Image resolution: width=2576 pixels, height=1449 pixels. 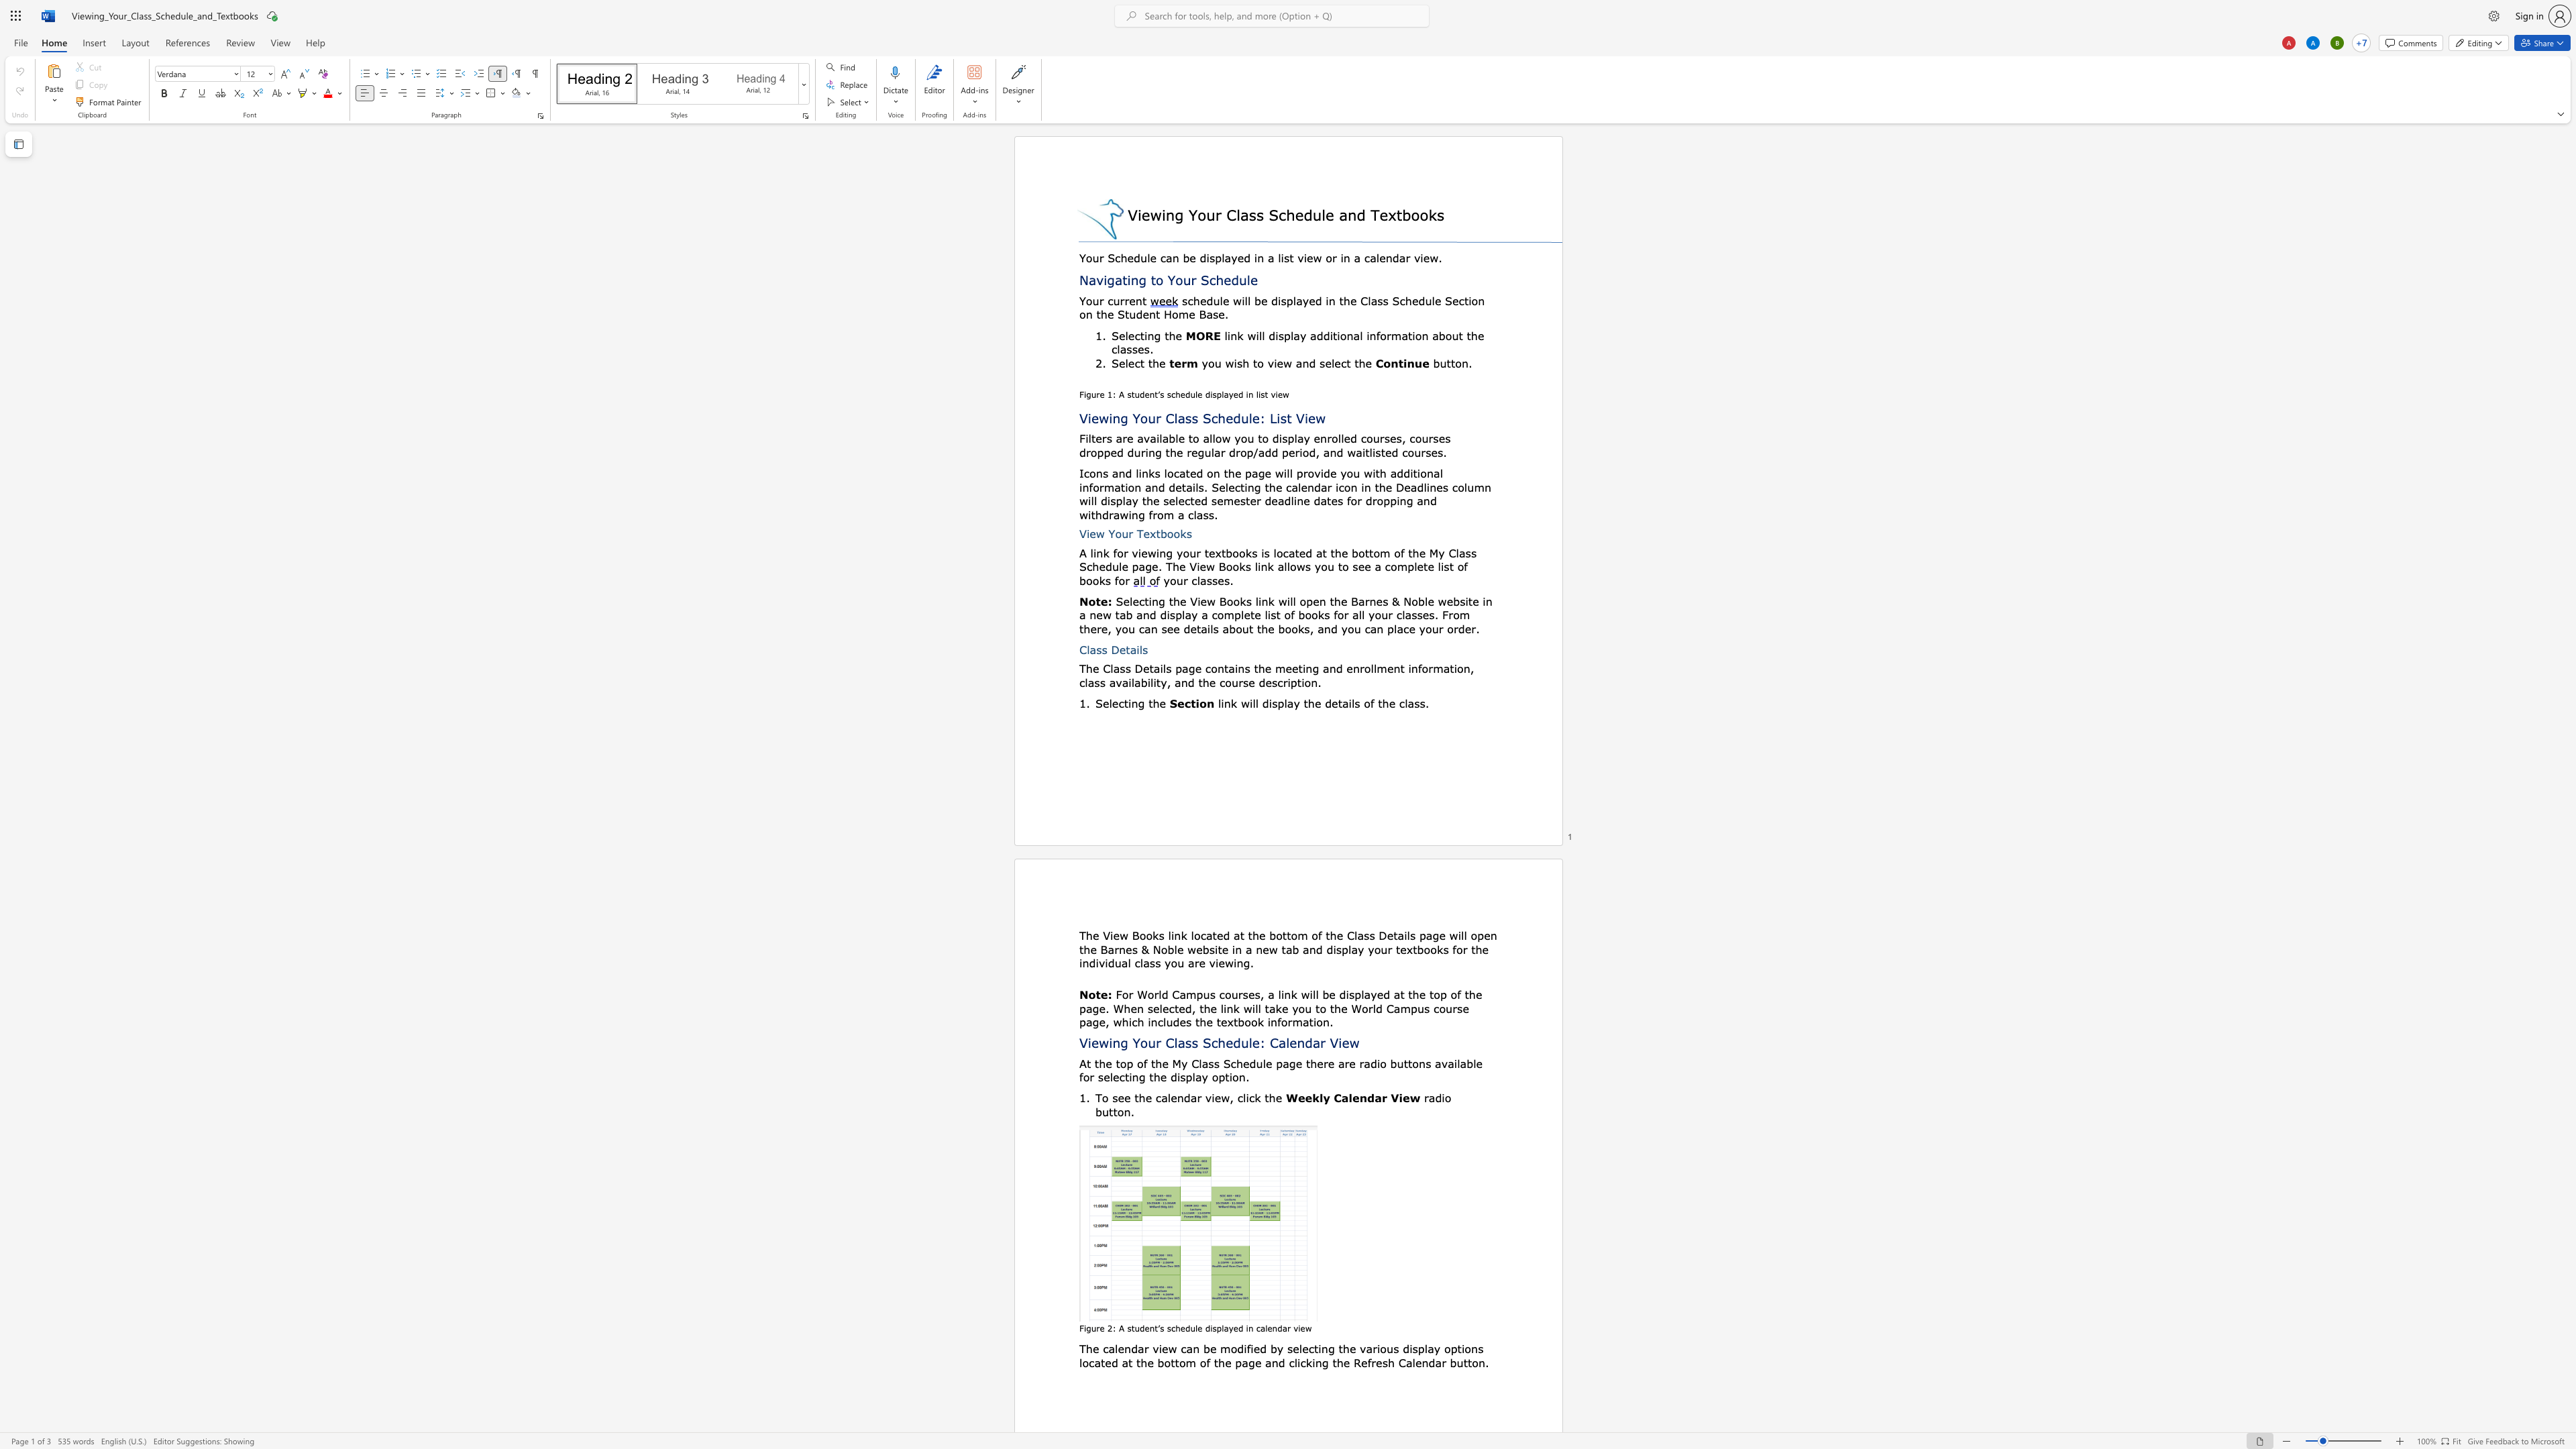 What do you see at coordinates (1476, 1348) in the screenshot?
I see `the space between the continuous character "n" and "s" in the text` at bounding box center [1476, 1348].